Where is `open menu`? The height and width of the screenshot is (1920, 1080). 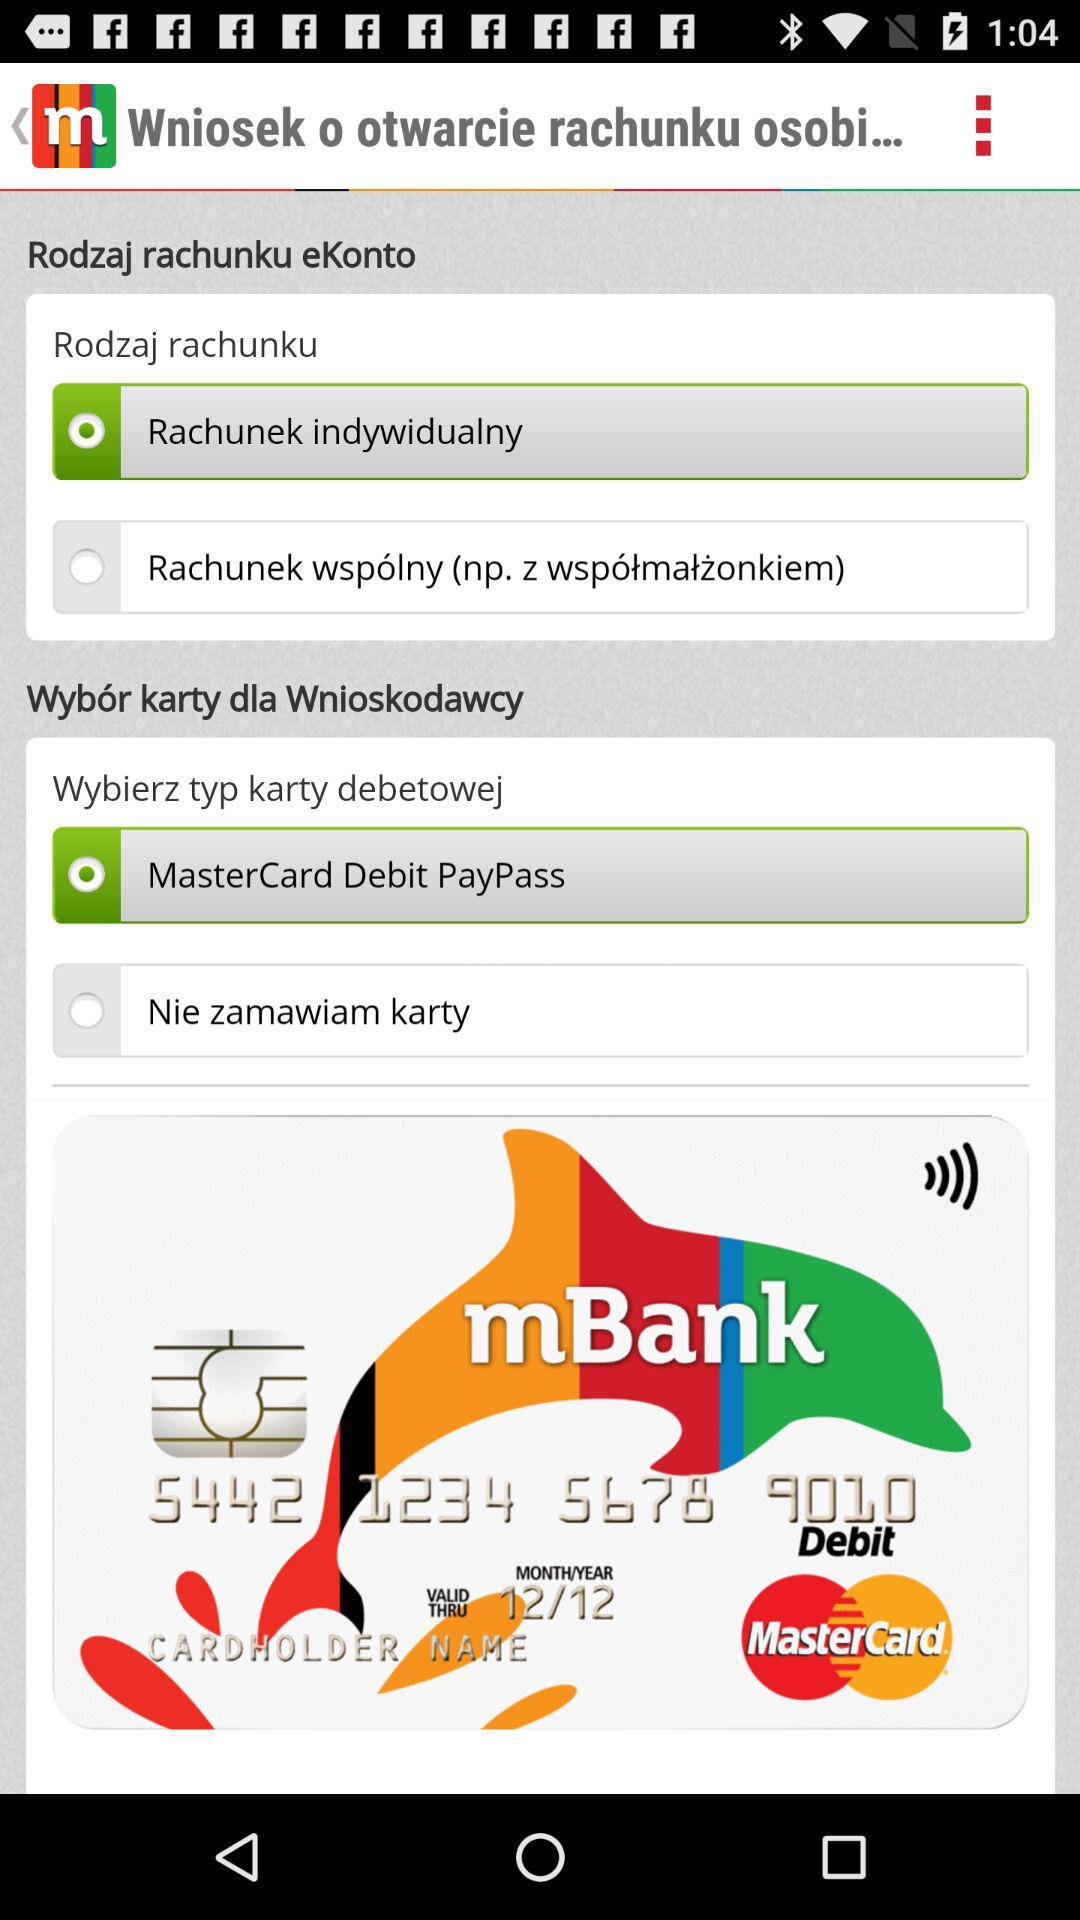
open menu is located at coordinates (1006, 124).